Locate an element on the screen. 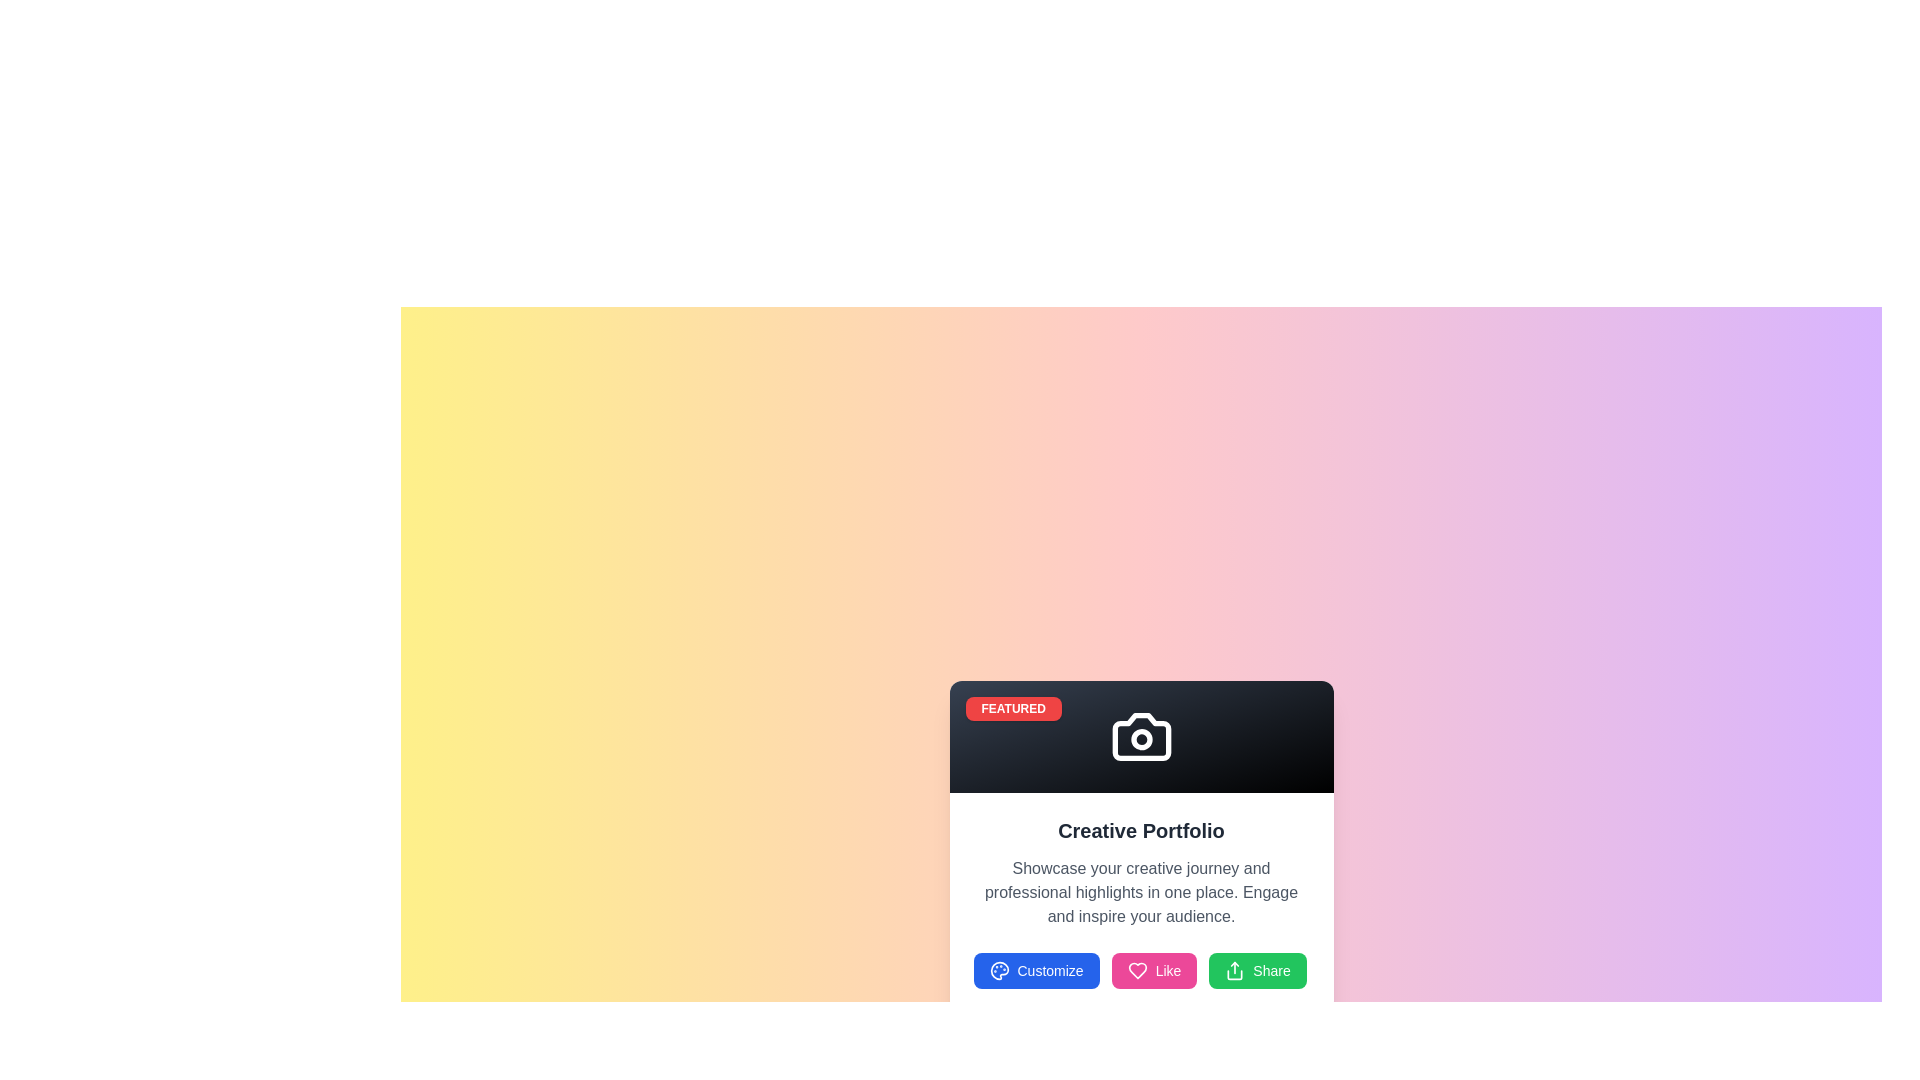 Image resolution: width=1920 pixels, height=1080 pixels. the painter's palette icon located within the 'Customize' button, which has a blue color and several small circles representing paint nodes is located at coordinates (999, 970).